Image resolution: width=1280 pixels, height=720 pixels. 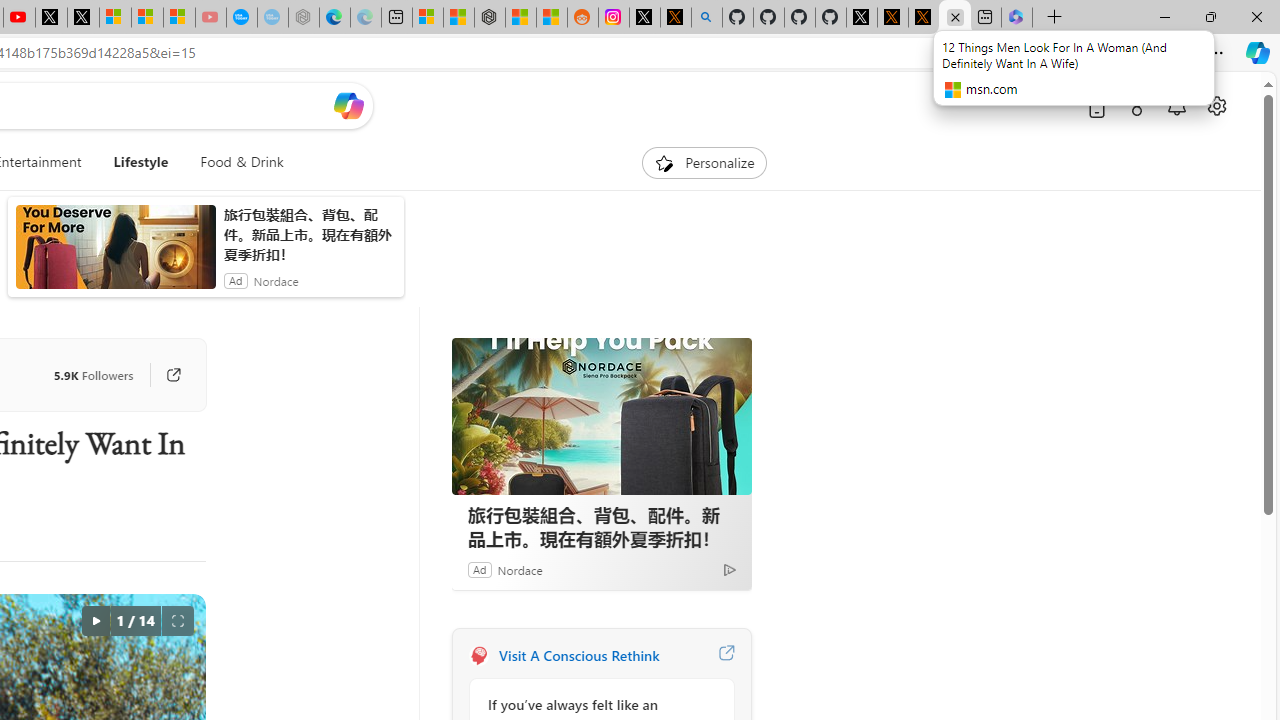 I want to click on 'Lifestyle', so click(x=139, y=162).